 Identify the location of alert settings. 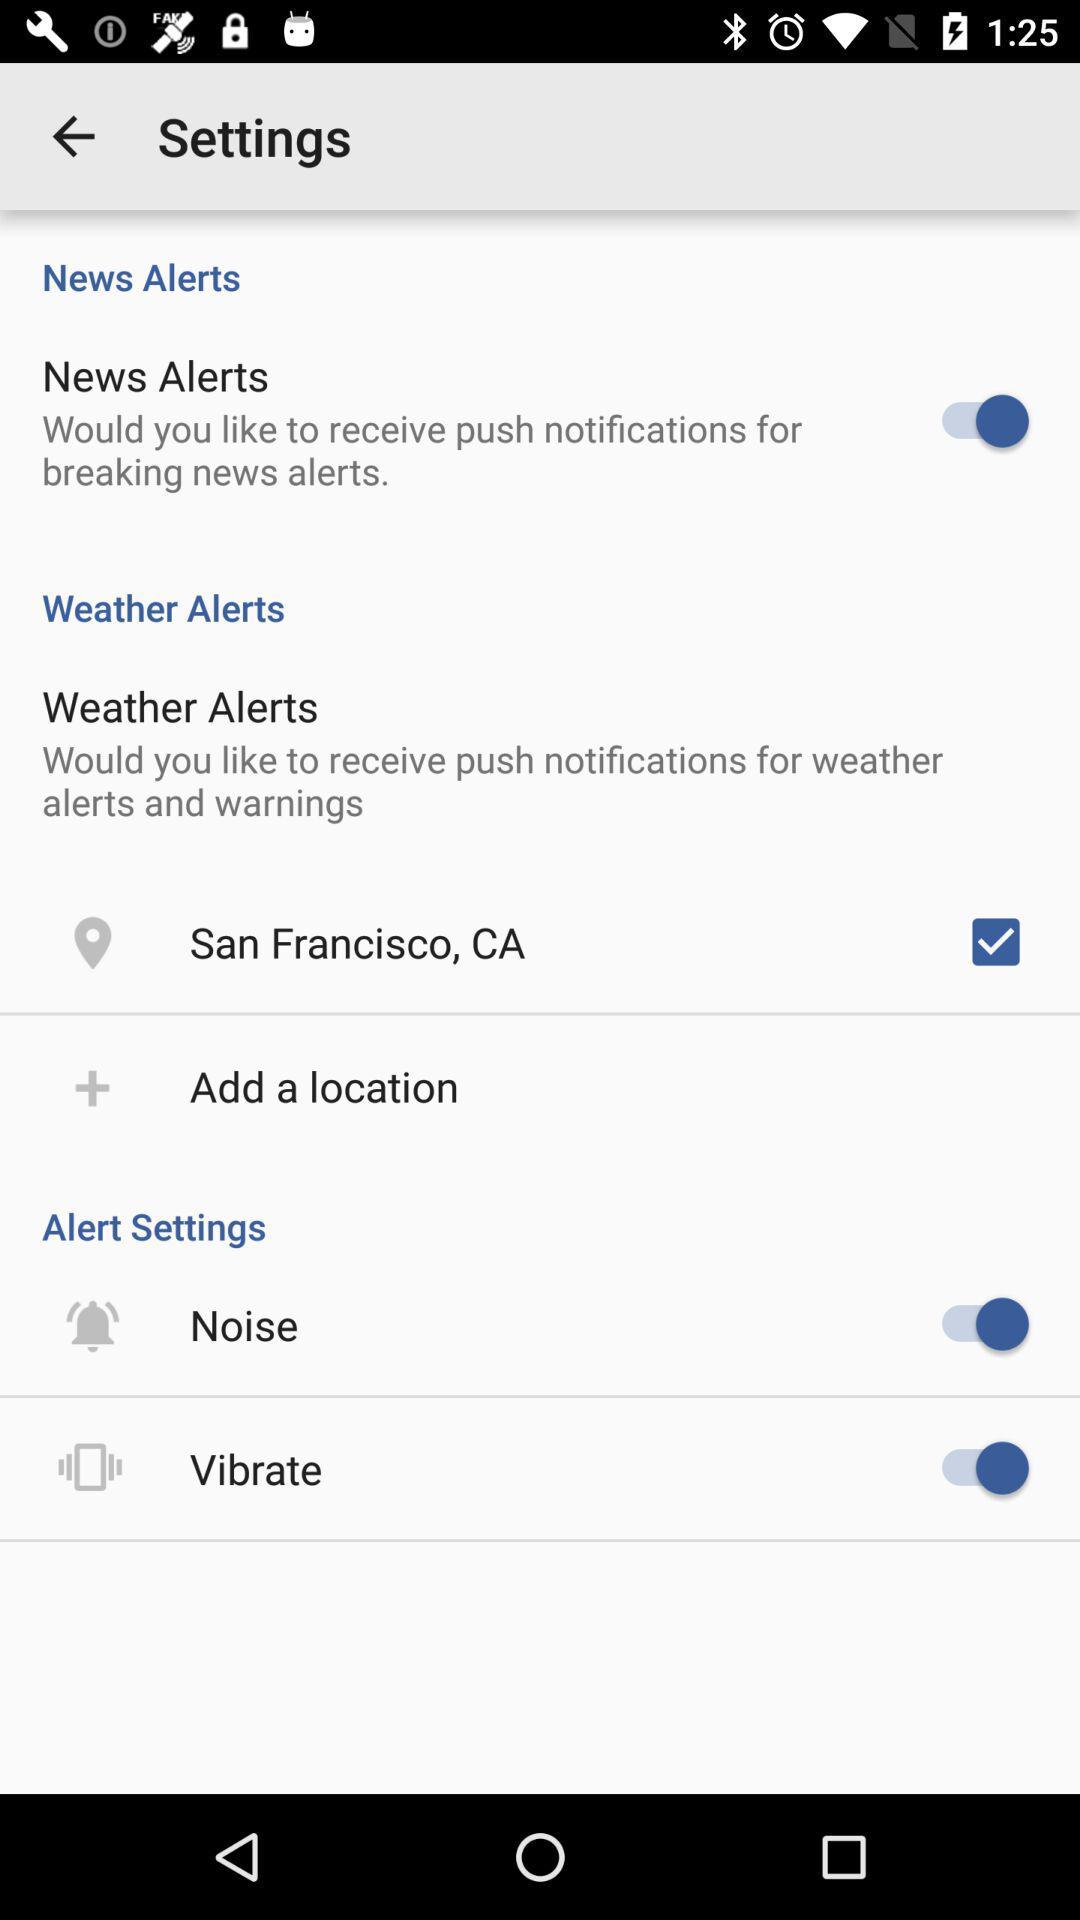
(540, 1204).